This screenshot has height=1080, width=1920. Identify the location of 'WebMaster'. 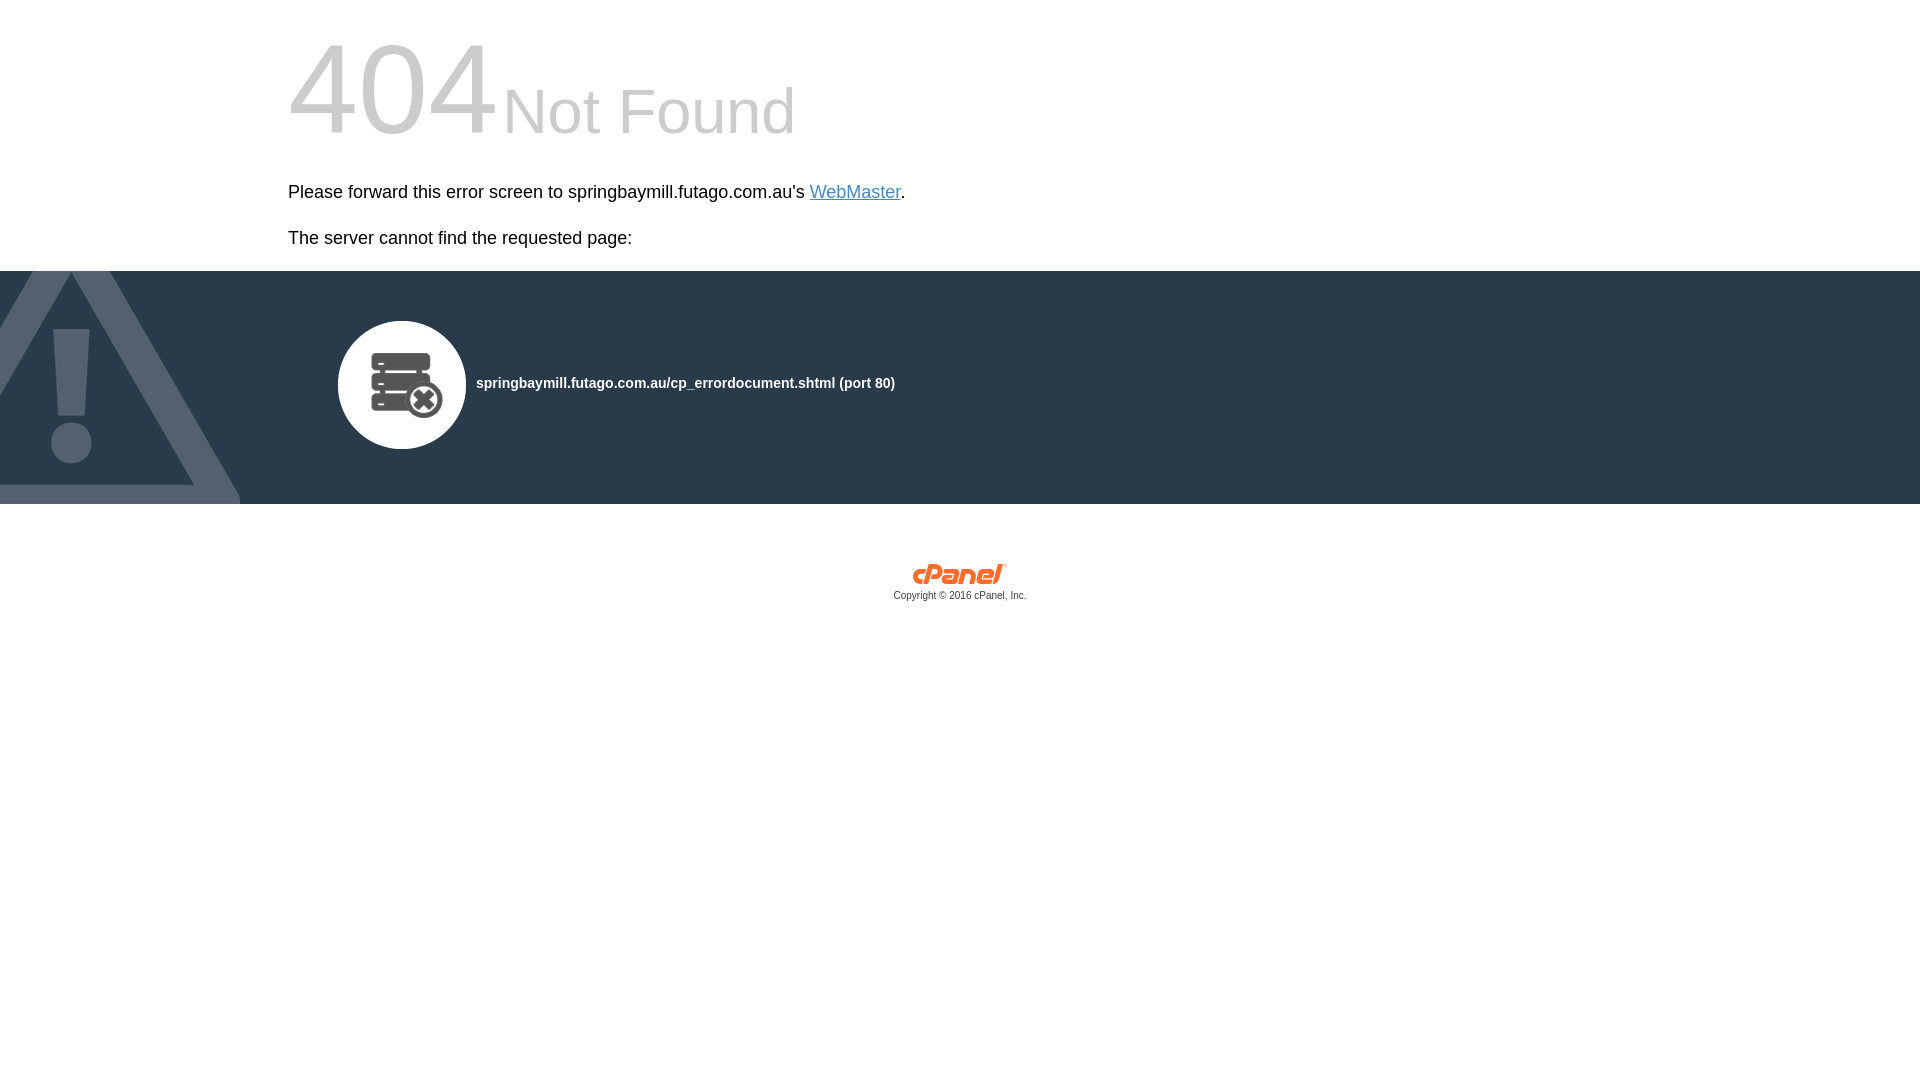
(810, 192).